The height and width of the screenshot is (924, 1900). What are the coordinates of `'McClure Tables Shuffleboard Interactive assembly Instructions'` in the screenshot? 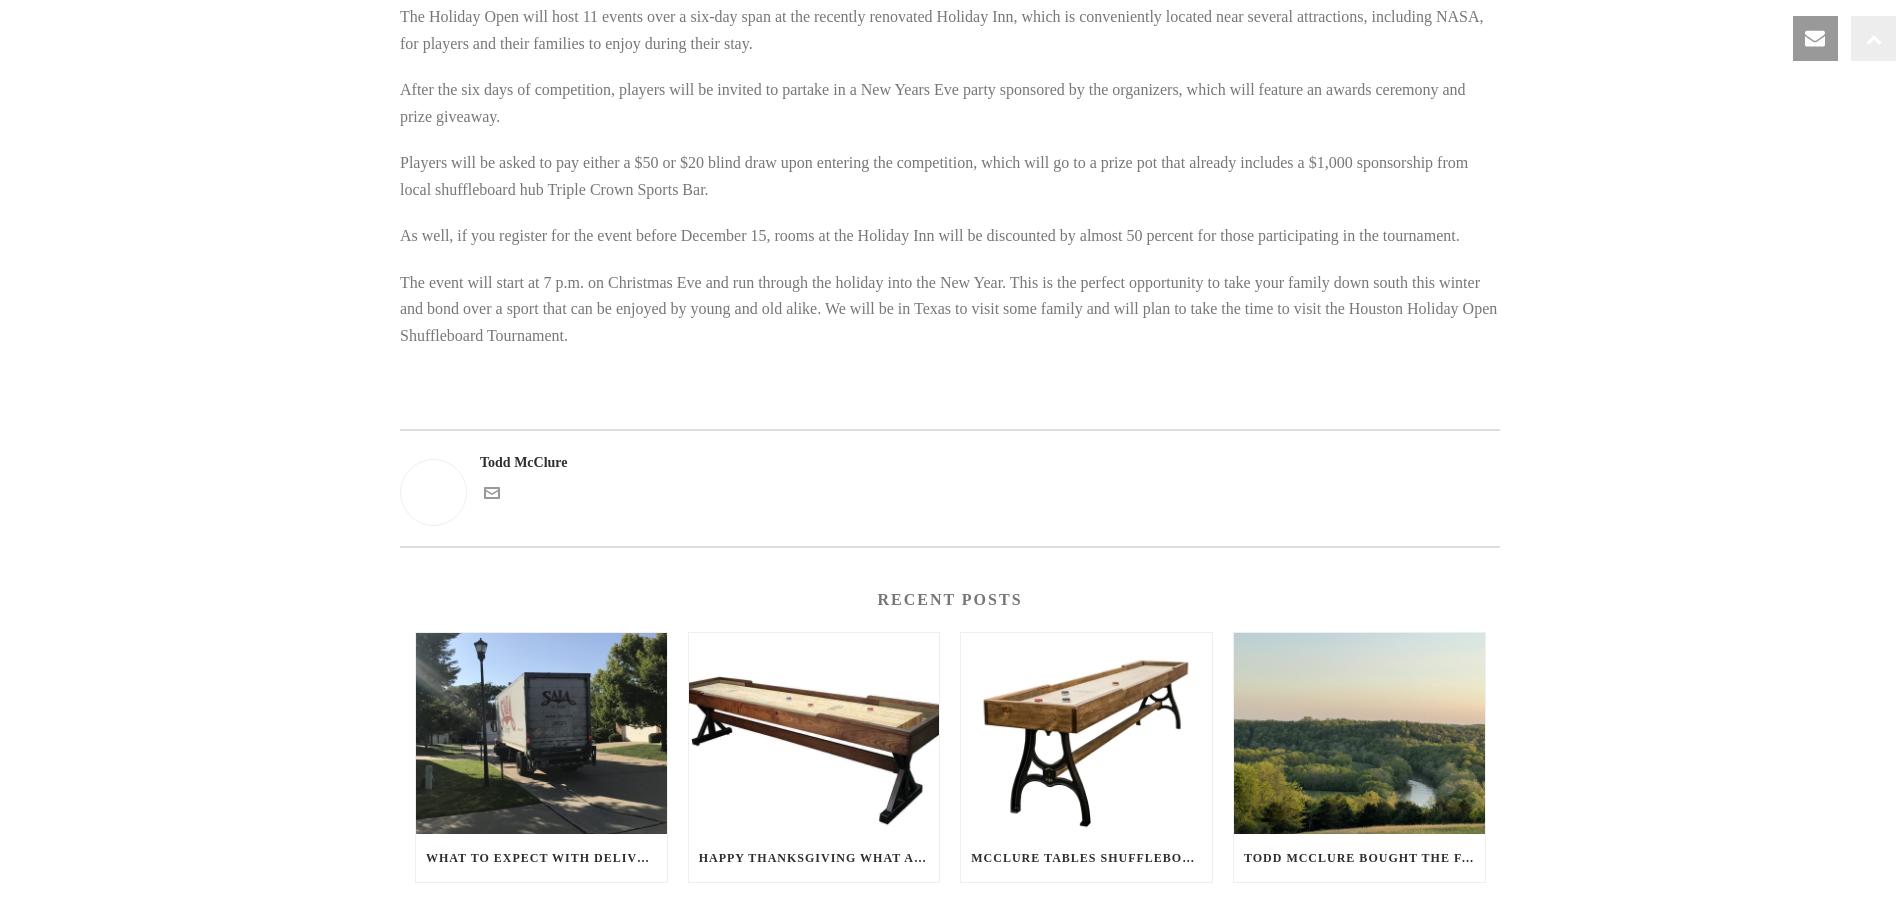 It's located at (1231, 858).